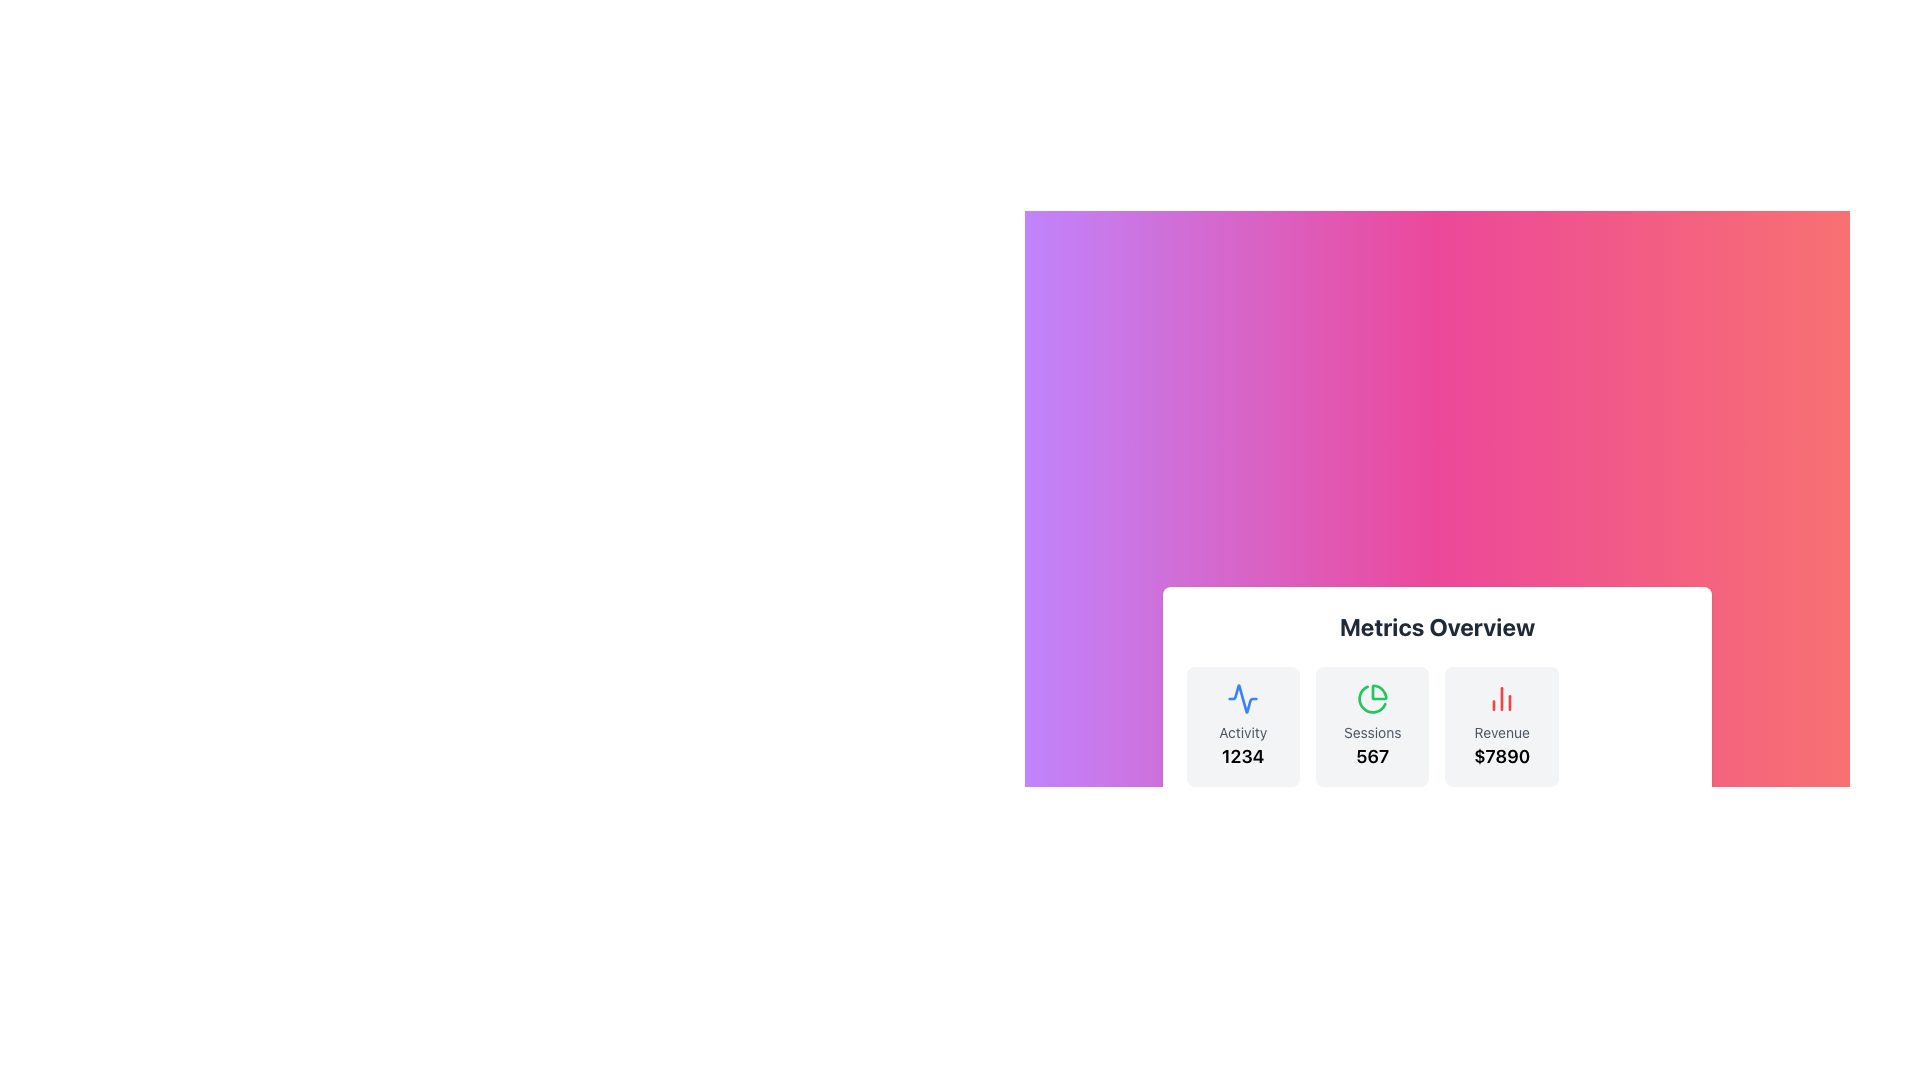 The image size is (1920, 1080). What do you see at coordinates (1371, 756) in the screenshot?
I see `text displayed in the Text Label that represents the number of sessions, located at the bottom of the session-related section card, below the 'Sessions' label` at bounding box center [1371, 756].